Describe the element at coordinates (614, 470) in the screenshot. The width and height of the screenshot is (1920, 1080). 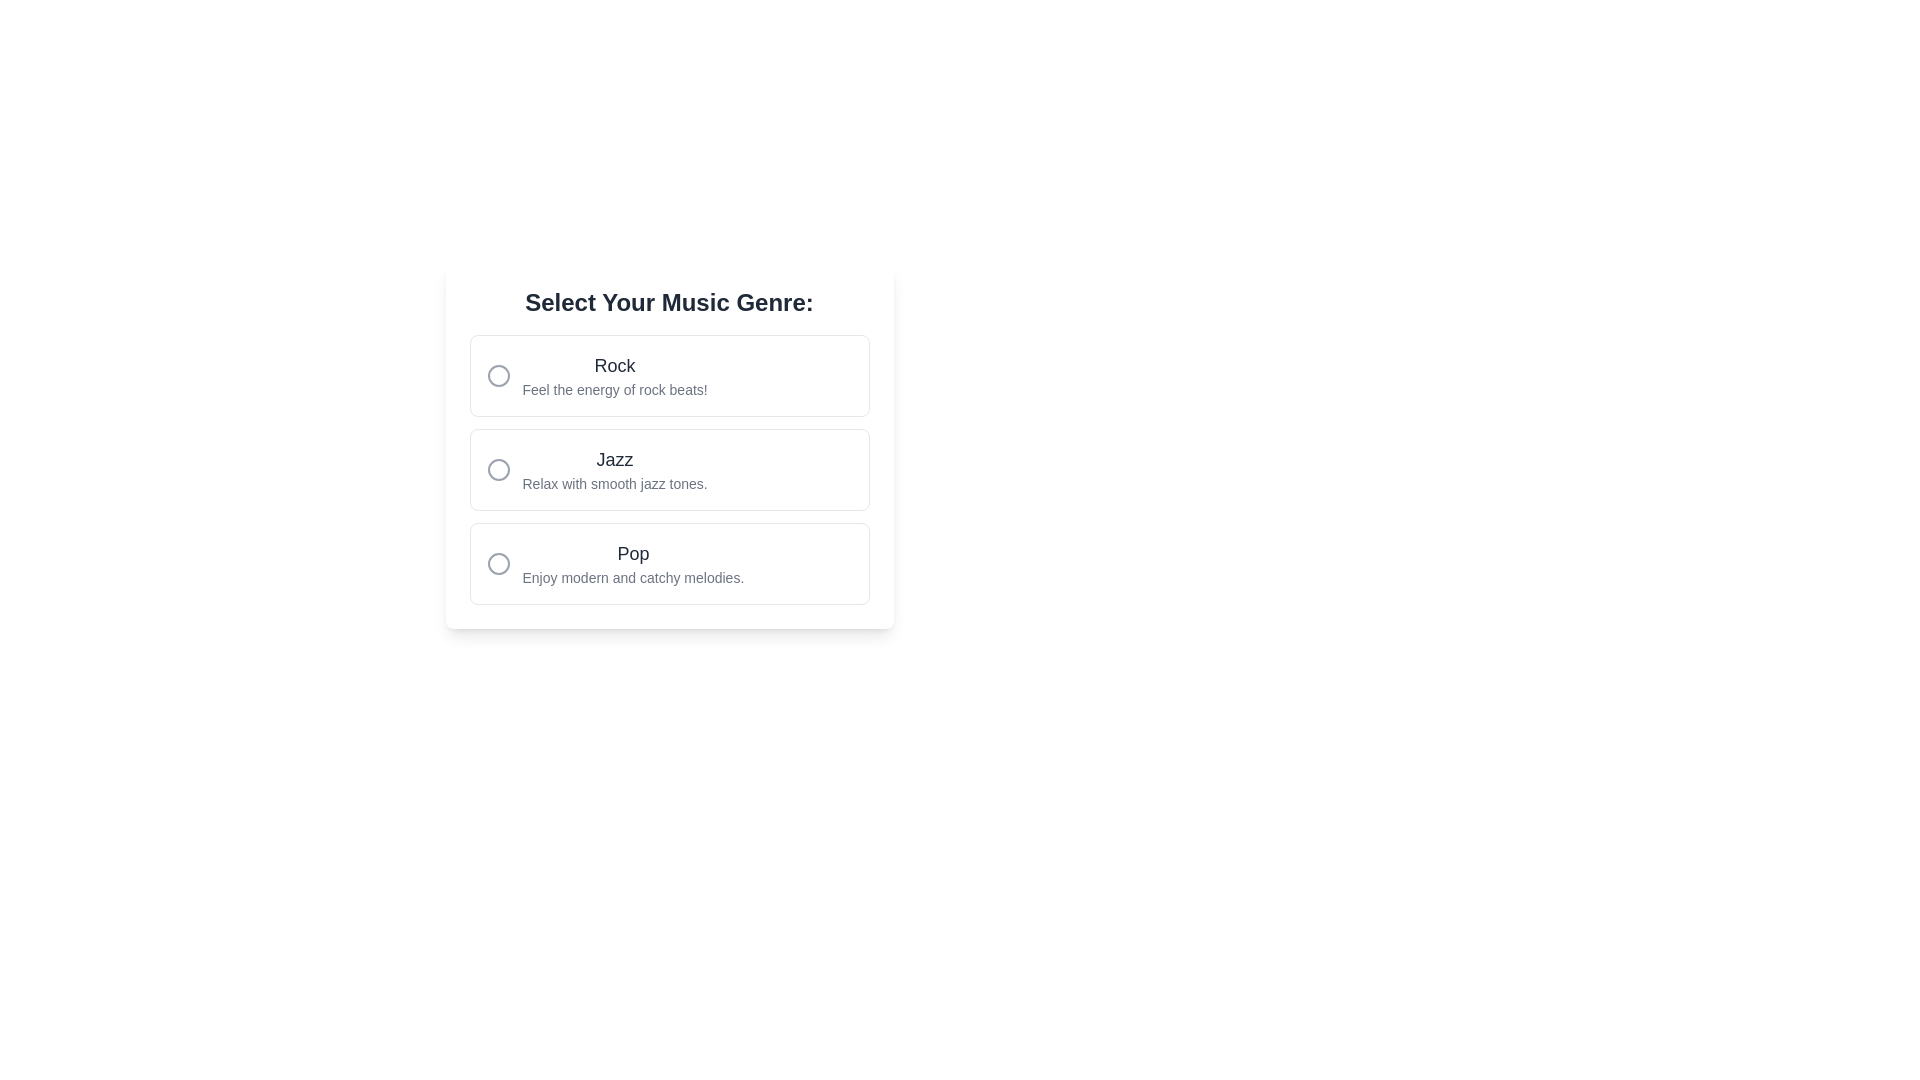
I see `descriptive label for the 'Jazz' music genre option, which is the second option in the selectable music genre list, positioned between 'Rock' and 'Pop'` at that location.